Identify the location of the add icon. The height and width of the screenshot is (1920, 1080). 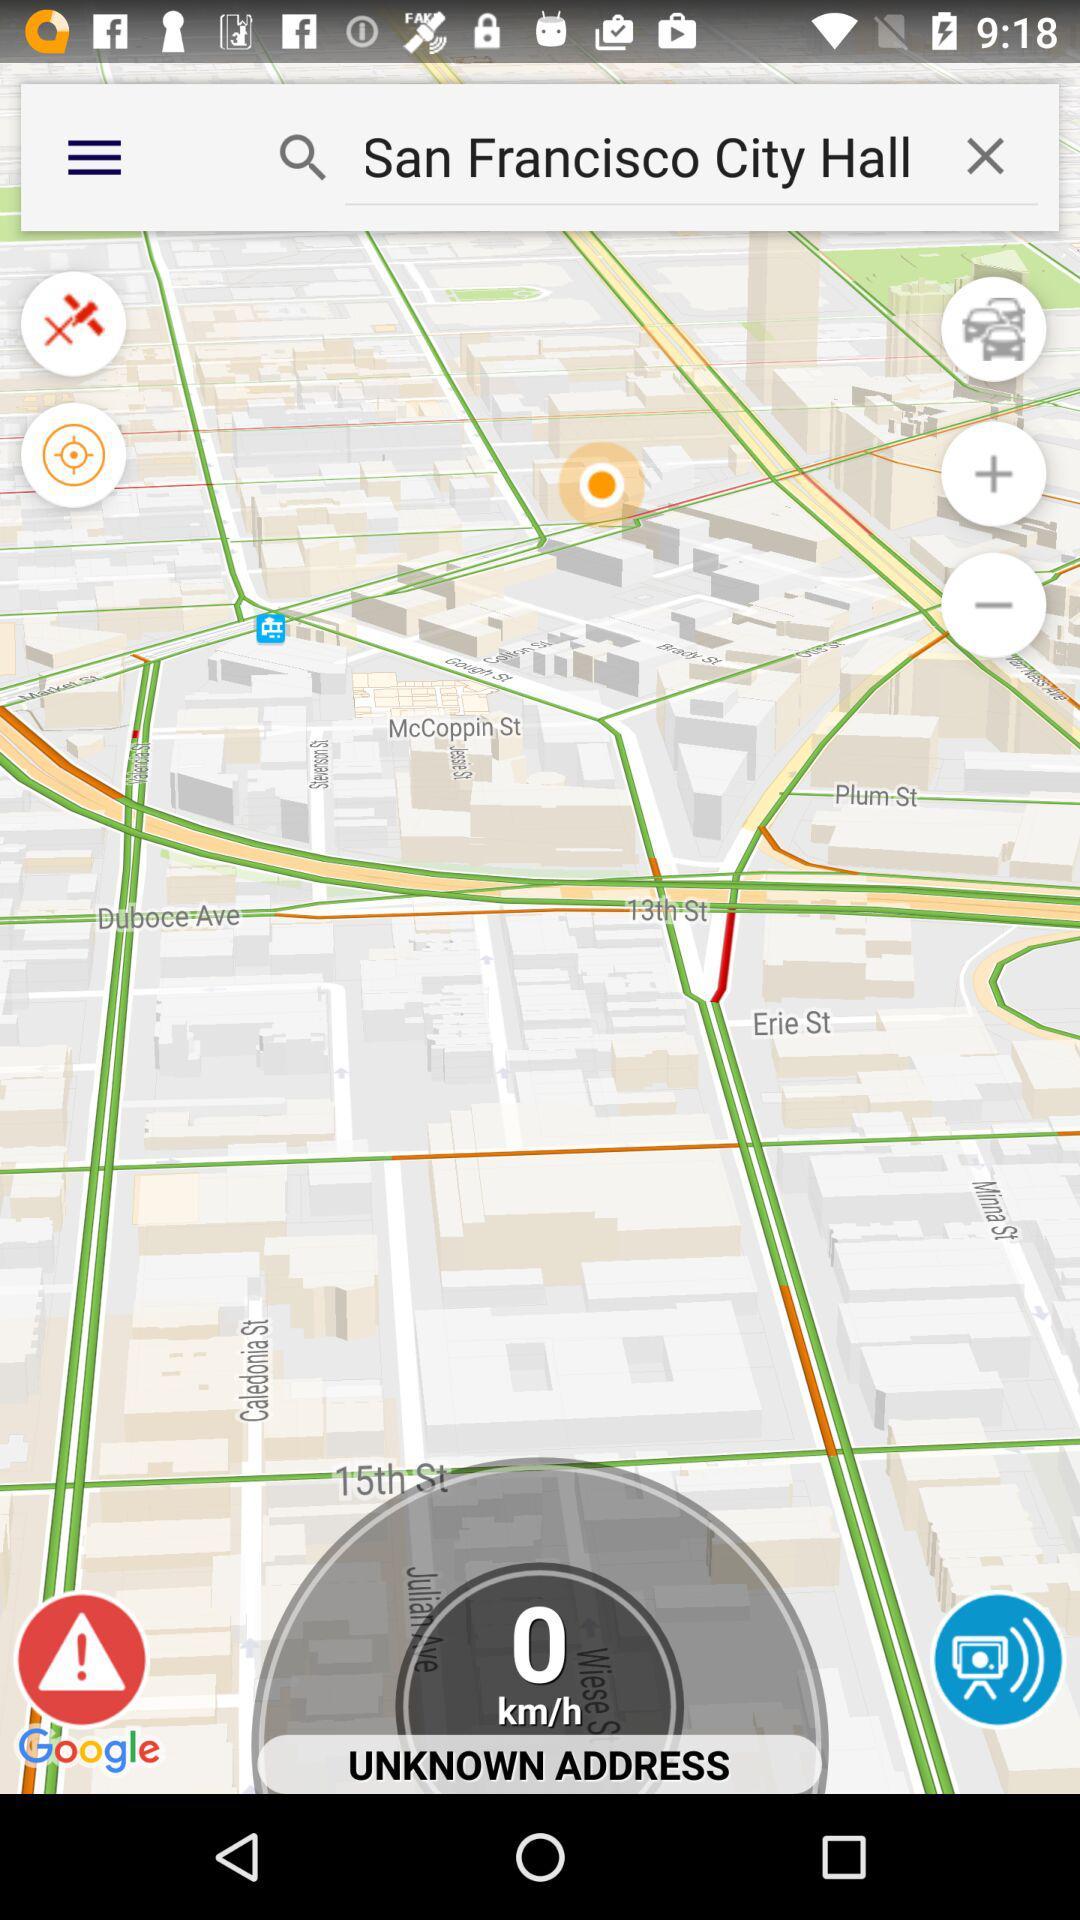
(993, 507).